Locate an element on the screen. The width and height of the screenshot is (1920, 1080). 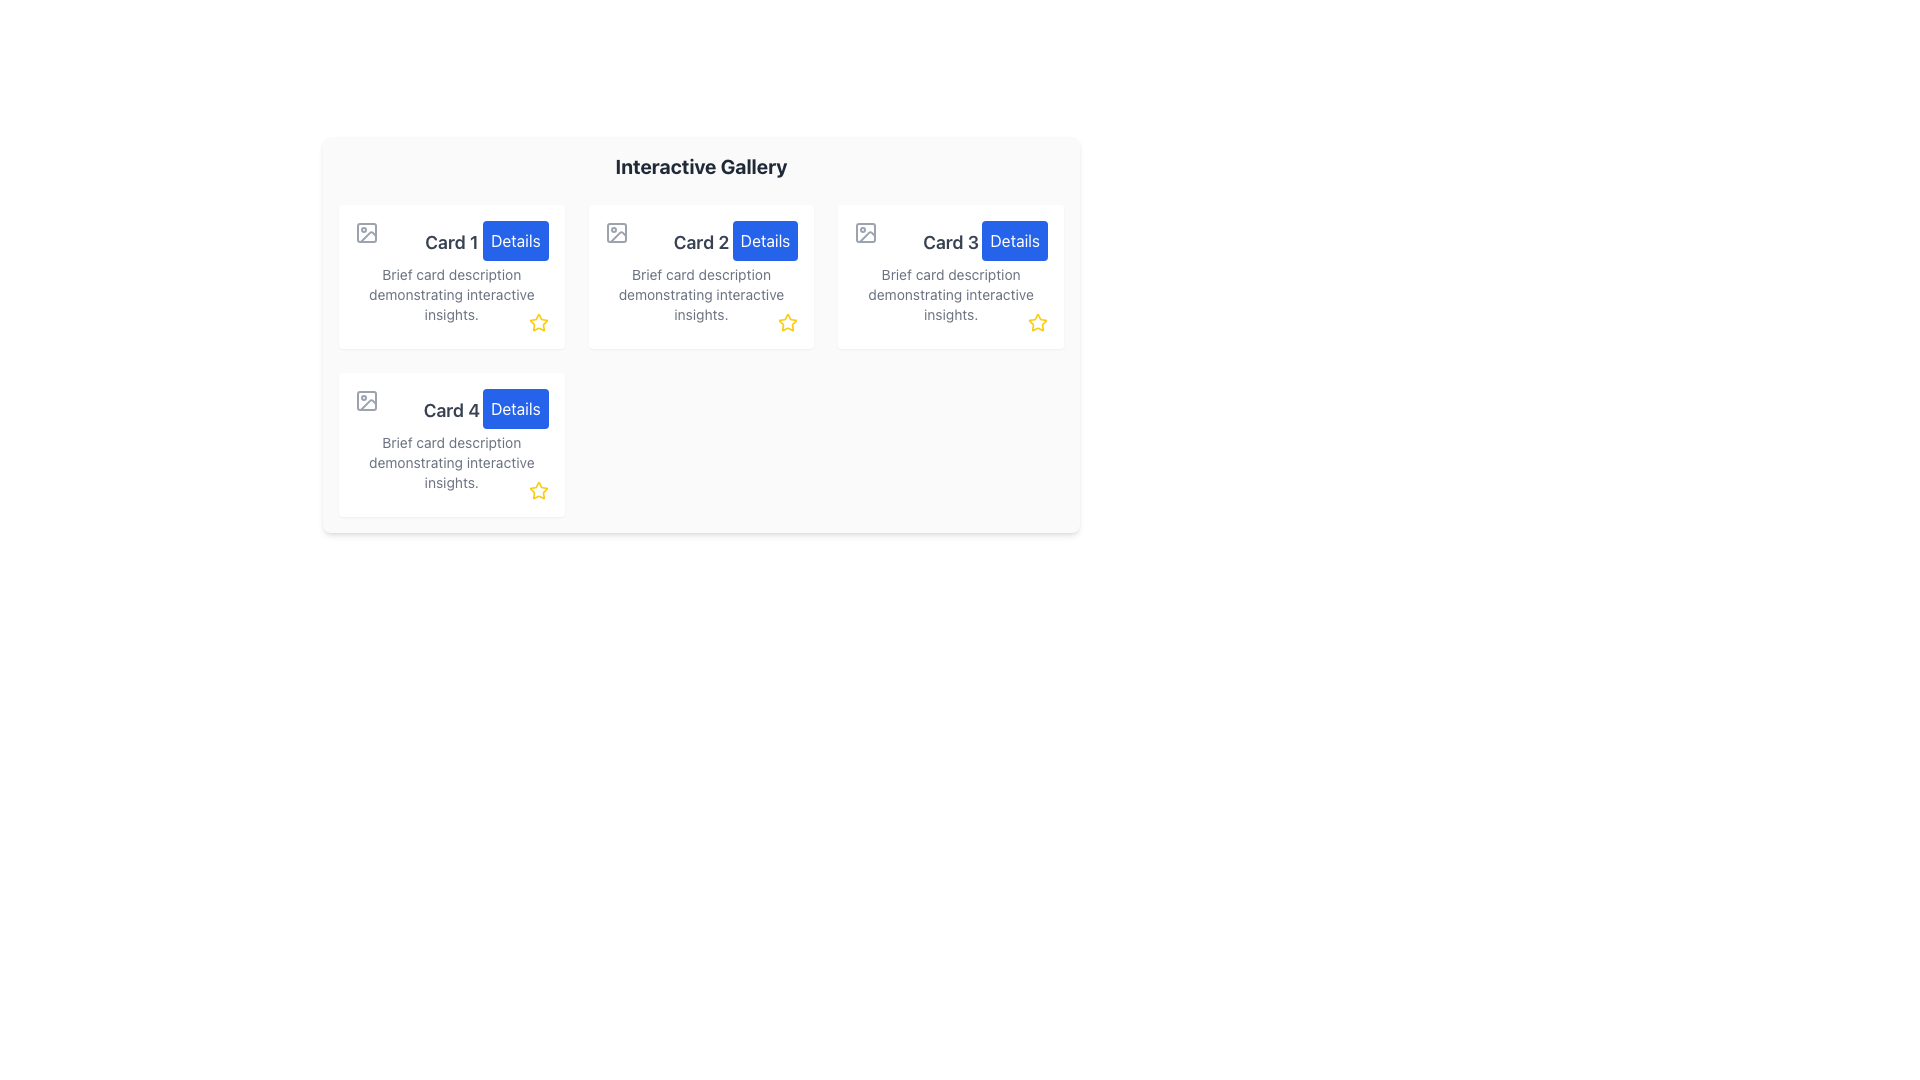
the star icon located in the bottom-right corner of 'Card 3' to interact with it is located at coordinates (1037, 322).